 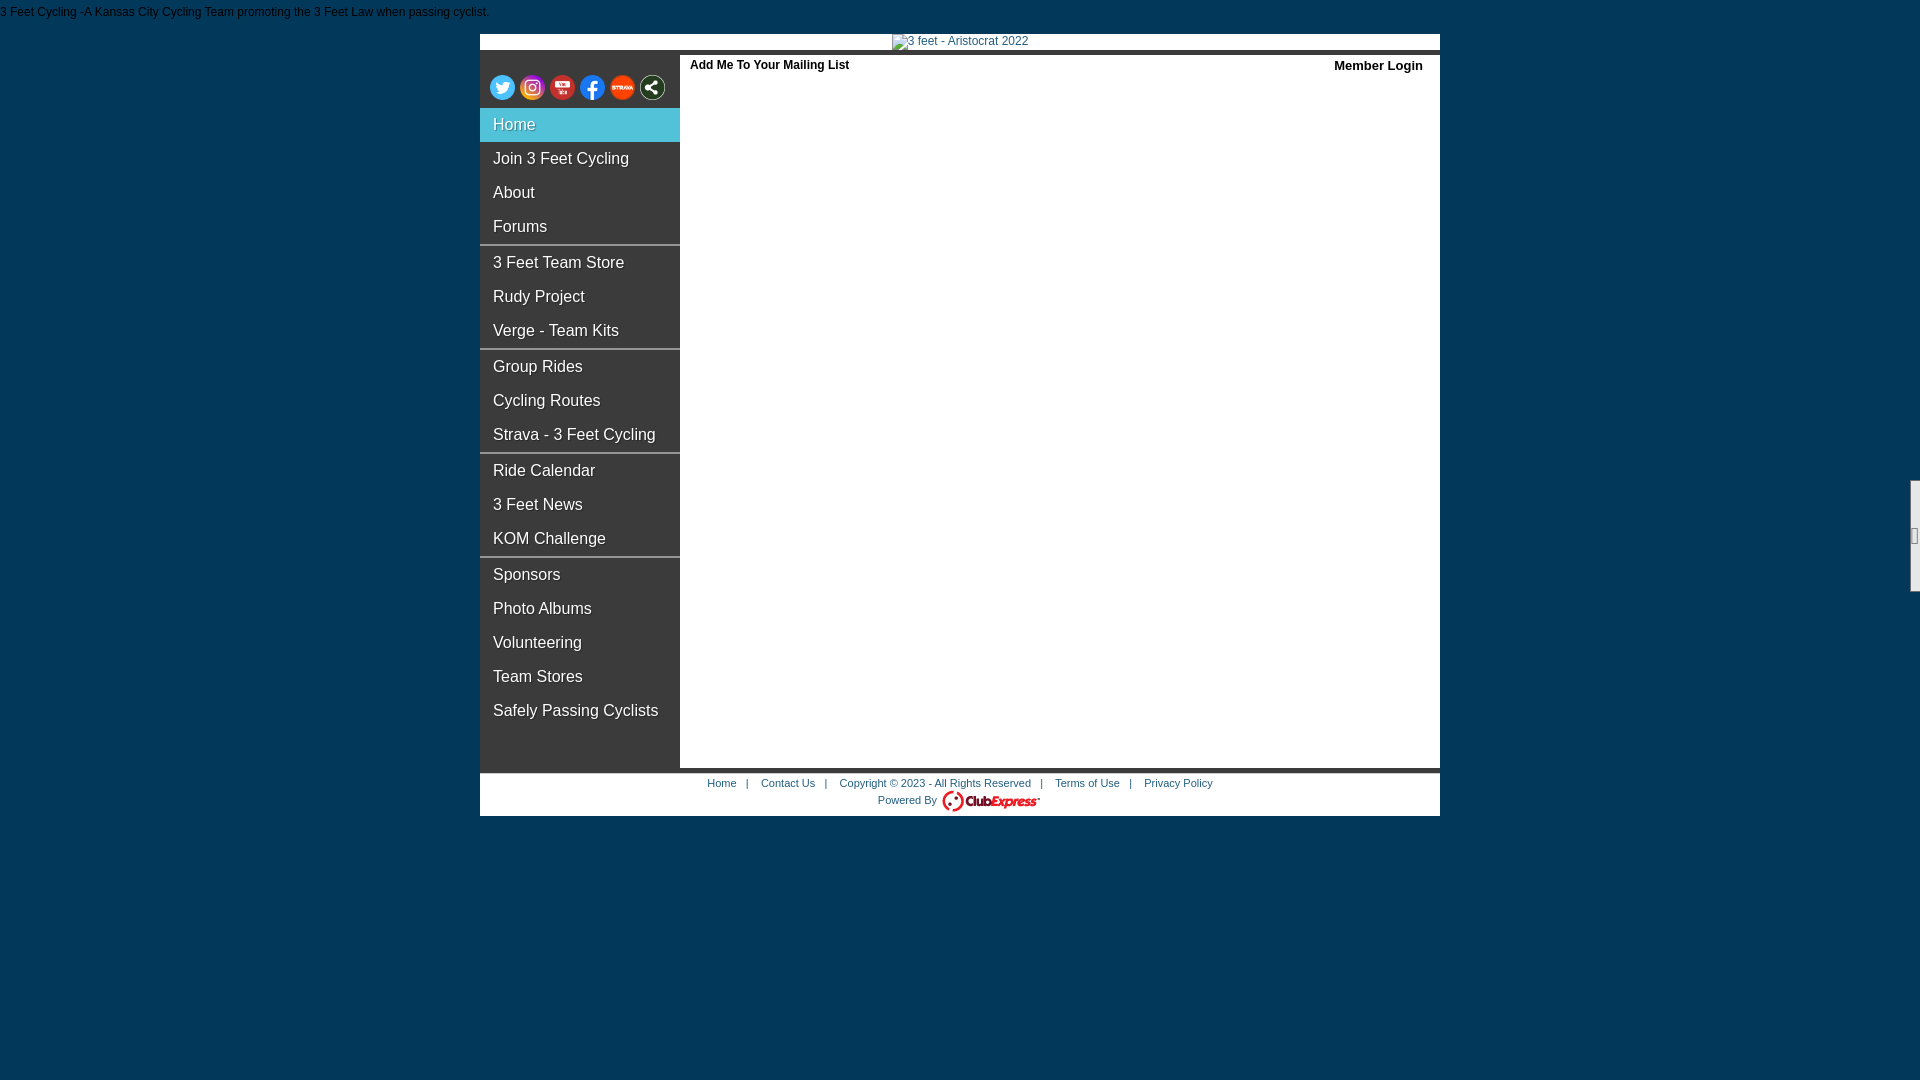 What do you see at coordinates (1377, 64) in the screenshot?
I see `'Member Login'` at bounding box center [1377, 64].